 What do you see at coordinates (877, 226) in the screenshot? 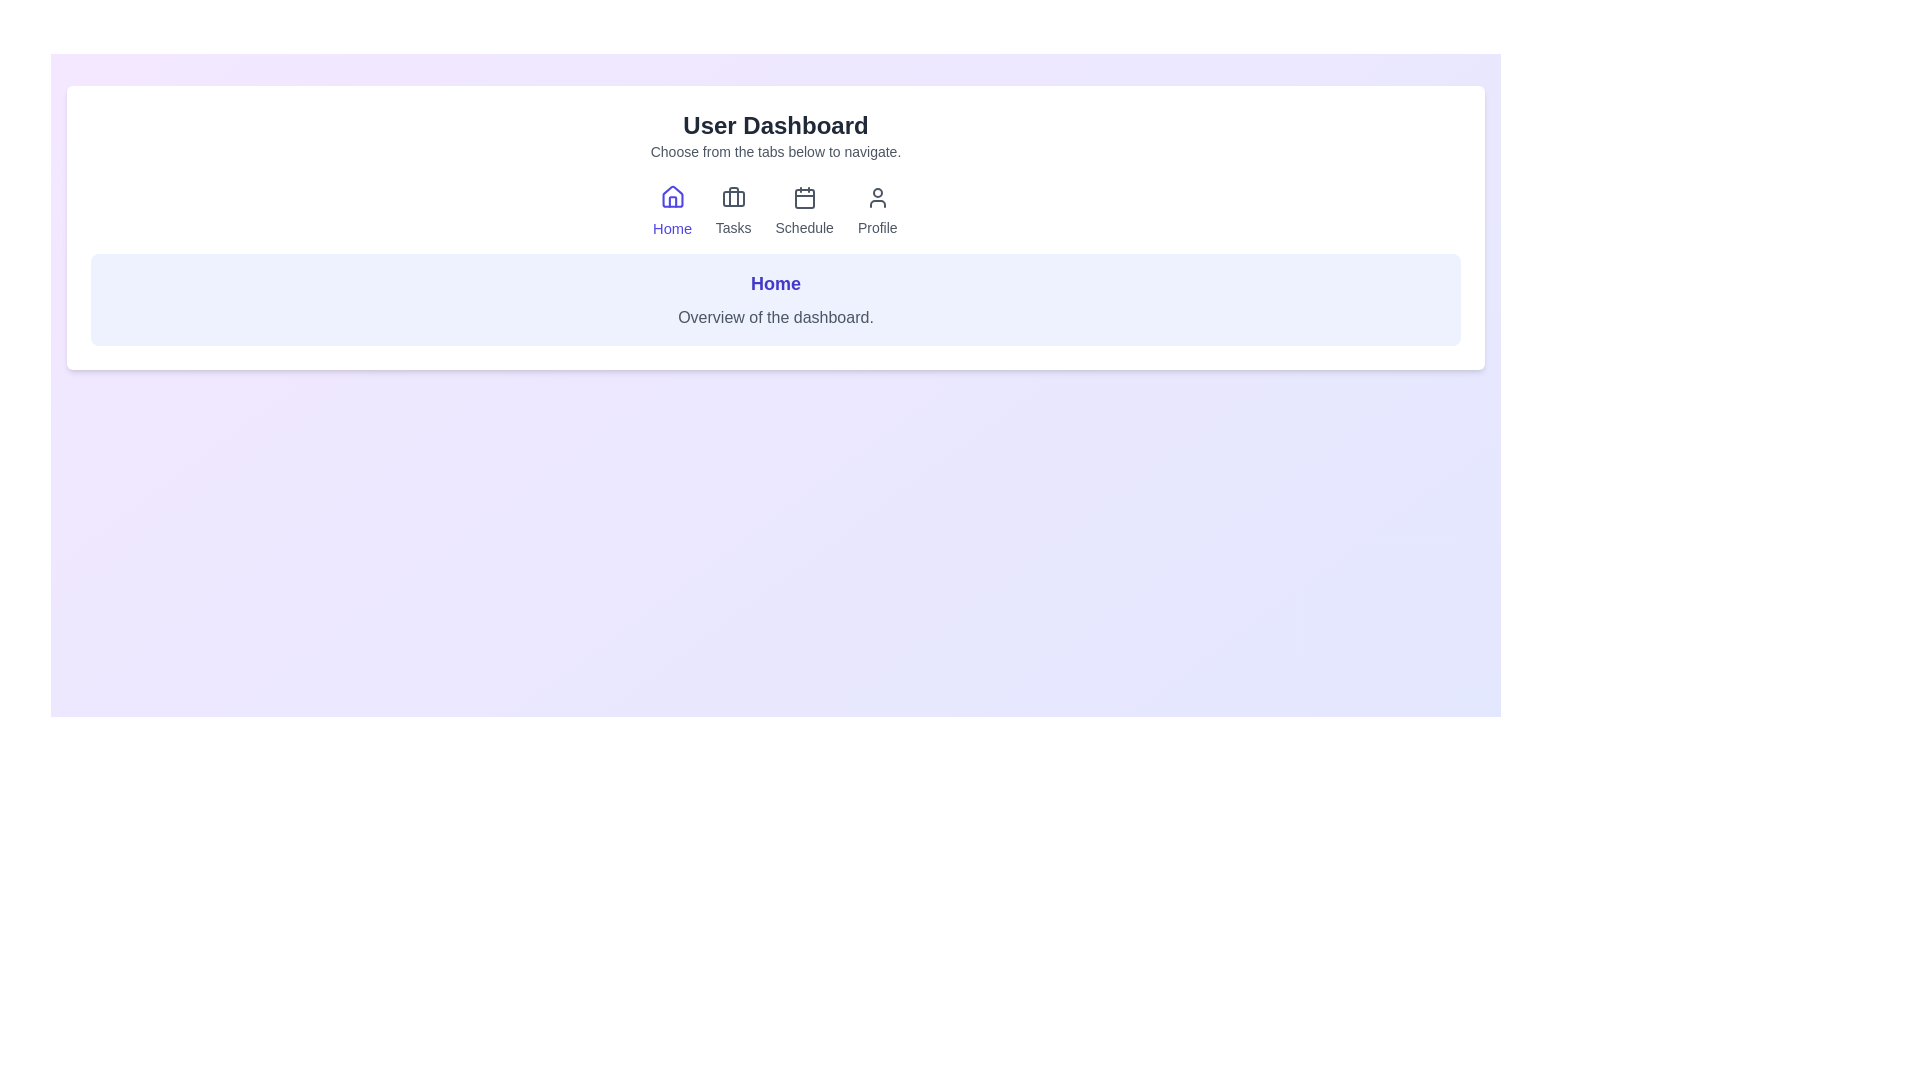
I see `the 'Profile' text label in the top-center navigation bar, which serves as a caption for the Profile section of the application` at bounding box center [877, 226].